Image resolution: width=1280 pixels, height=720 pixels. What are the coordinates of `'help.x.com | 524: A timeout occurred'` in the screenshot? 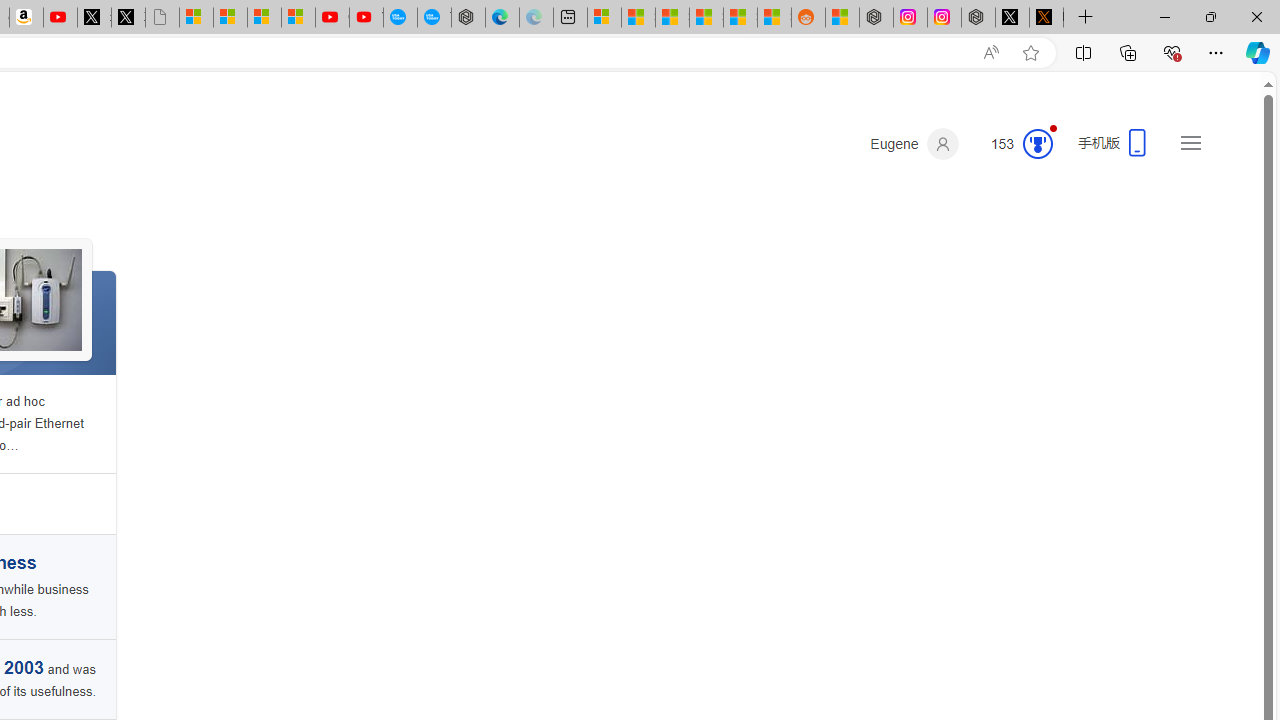 It's located at (1046, 17).